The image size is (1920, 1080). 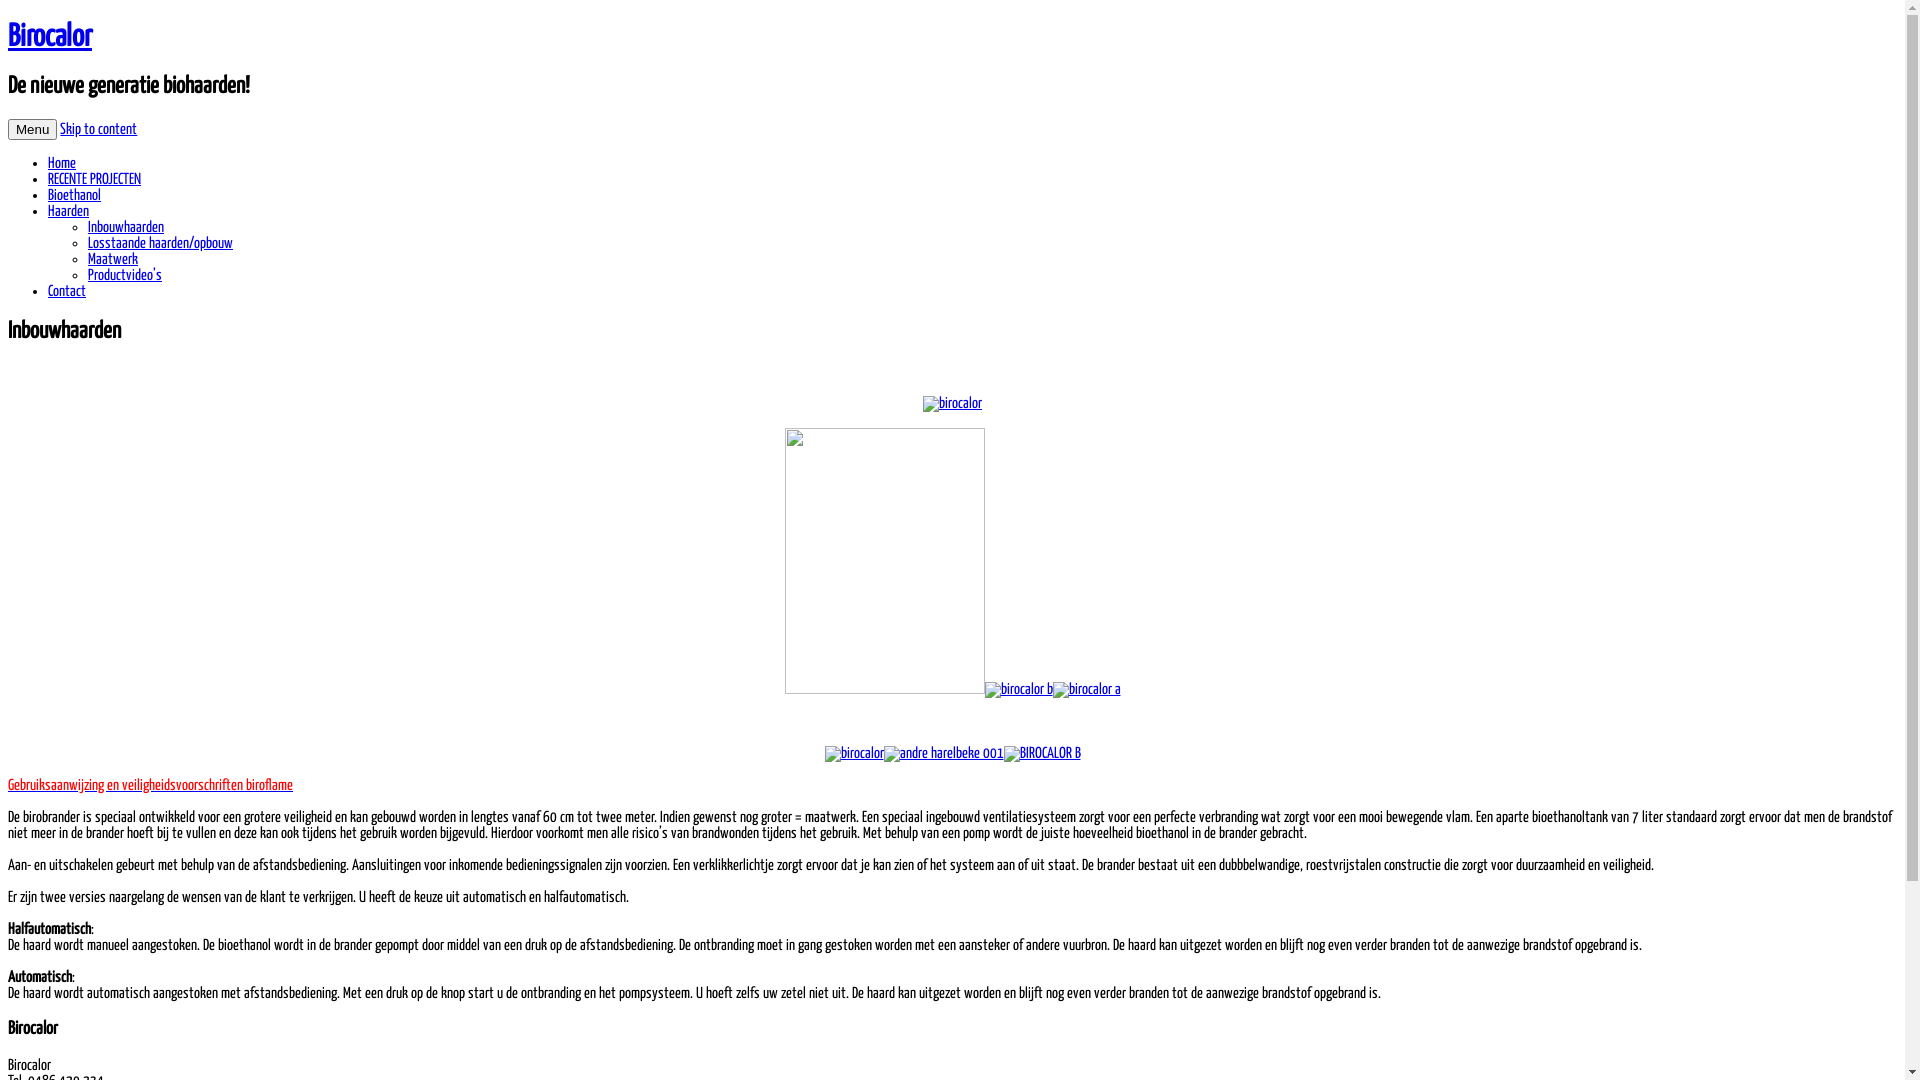 What do you see at coordinates (74, 195) in the screenshot?
I see `'Bioethanol'` at bounding box center [74, 195].